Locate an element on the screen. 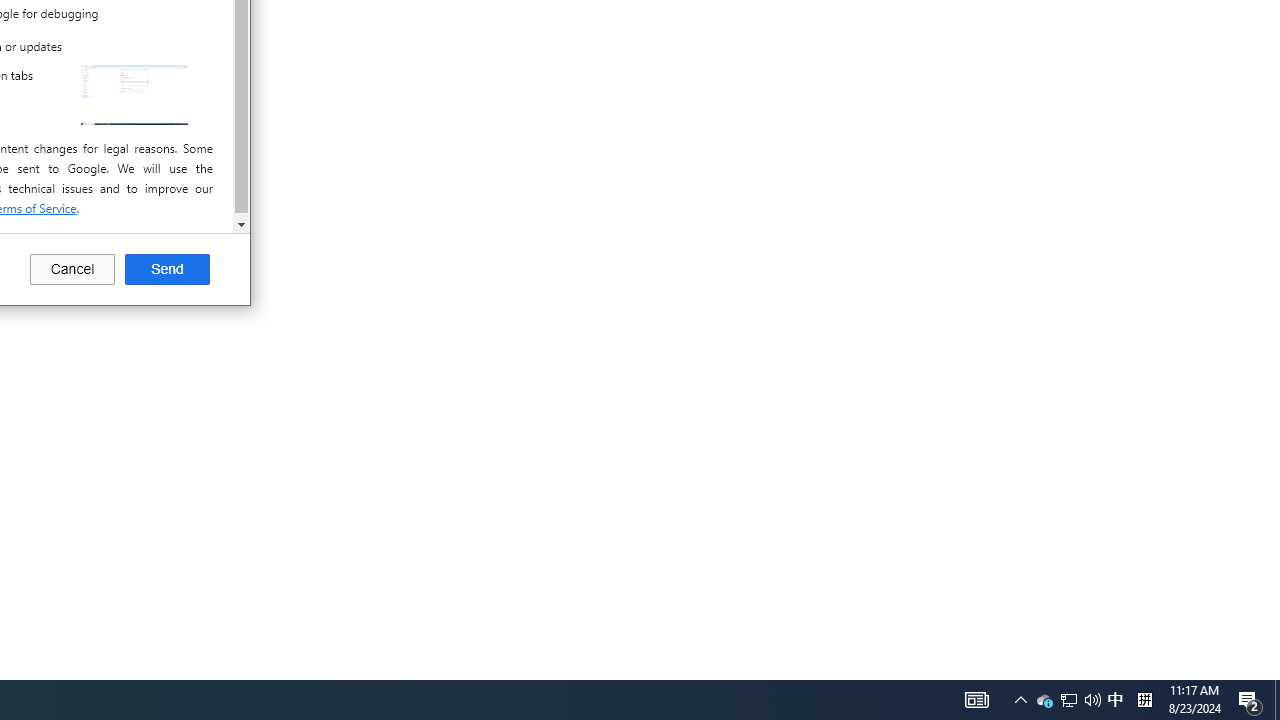 Image resolution: width=1280 pixels, height=720 pixels. 'Action Center, 2 new notifications' is located at coordinates (1250, 698).